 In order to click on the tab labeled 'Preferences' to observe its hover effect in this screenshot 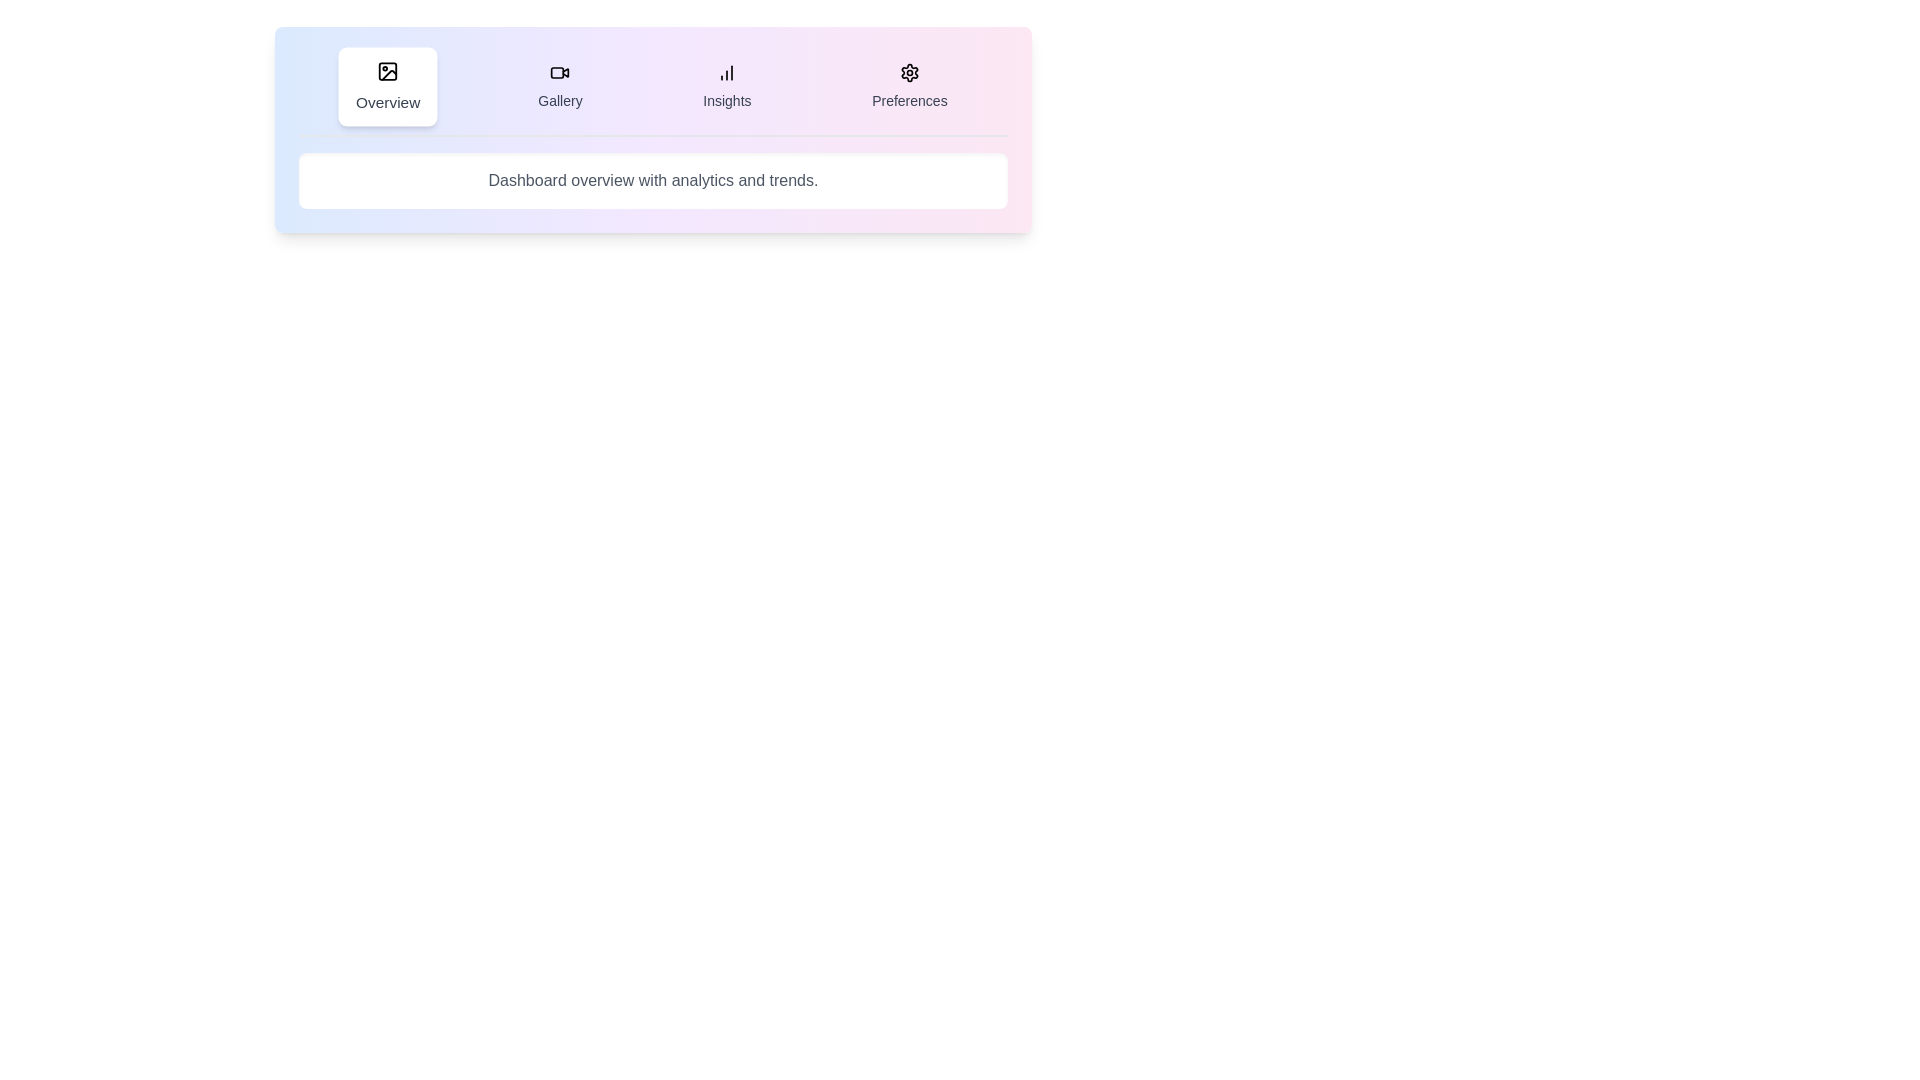, I will do `click(907, 86)`.